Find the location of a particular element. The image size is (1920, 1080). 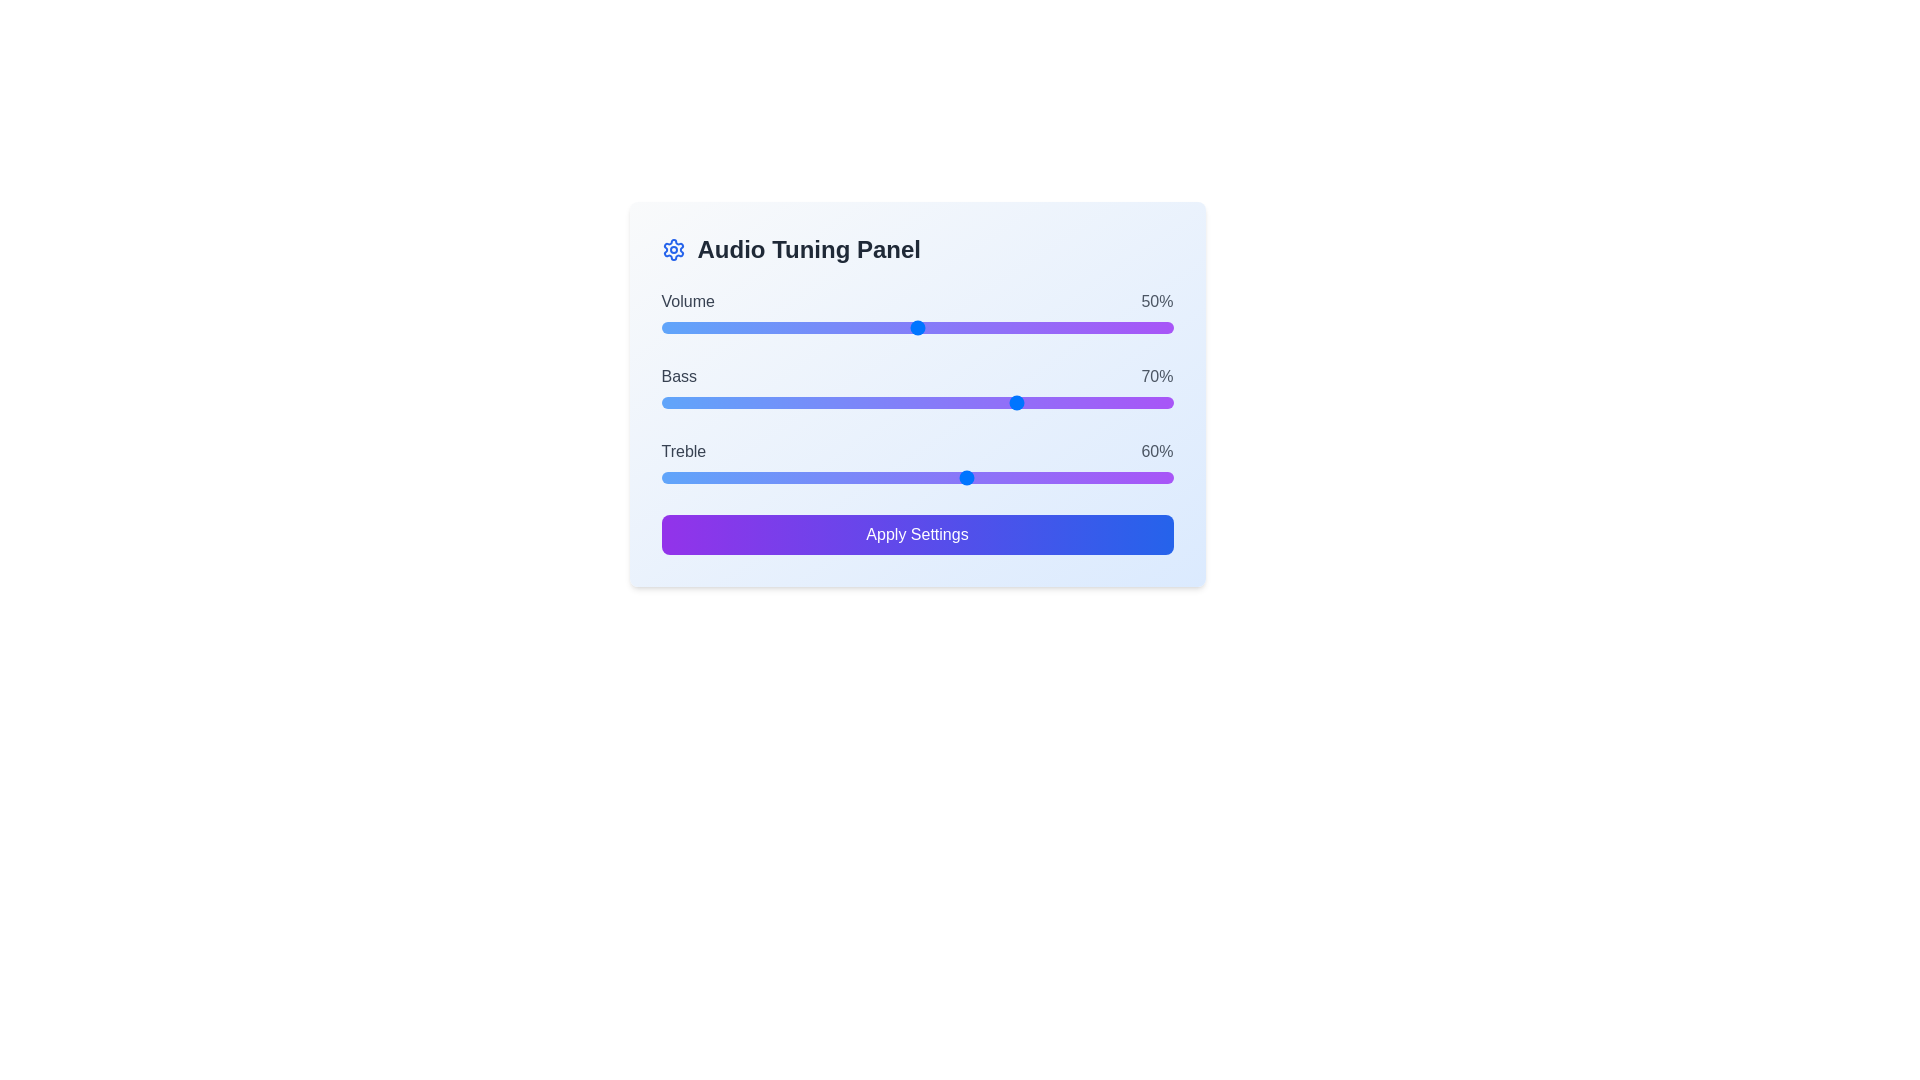

the handle of the Bass slider is located at coordinates (916, 402).